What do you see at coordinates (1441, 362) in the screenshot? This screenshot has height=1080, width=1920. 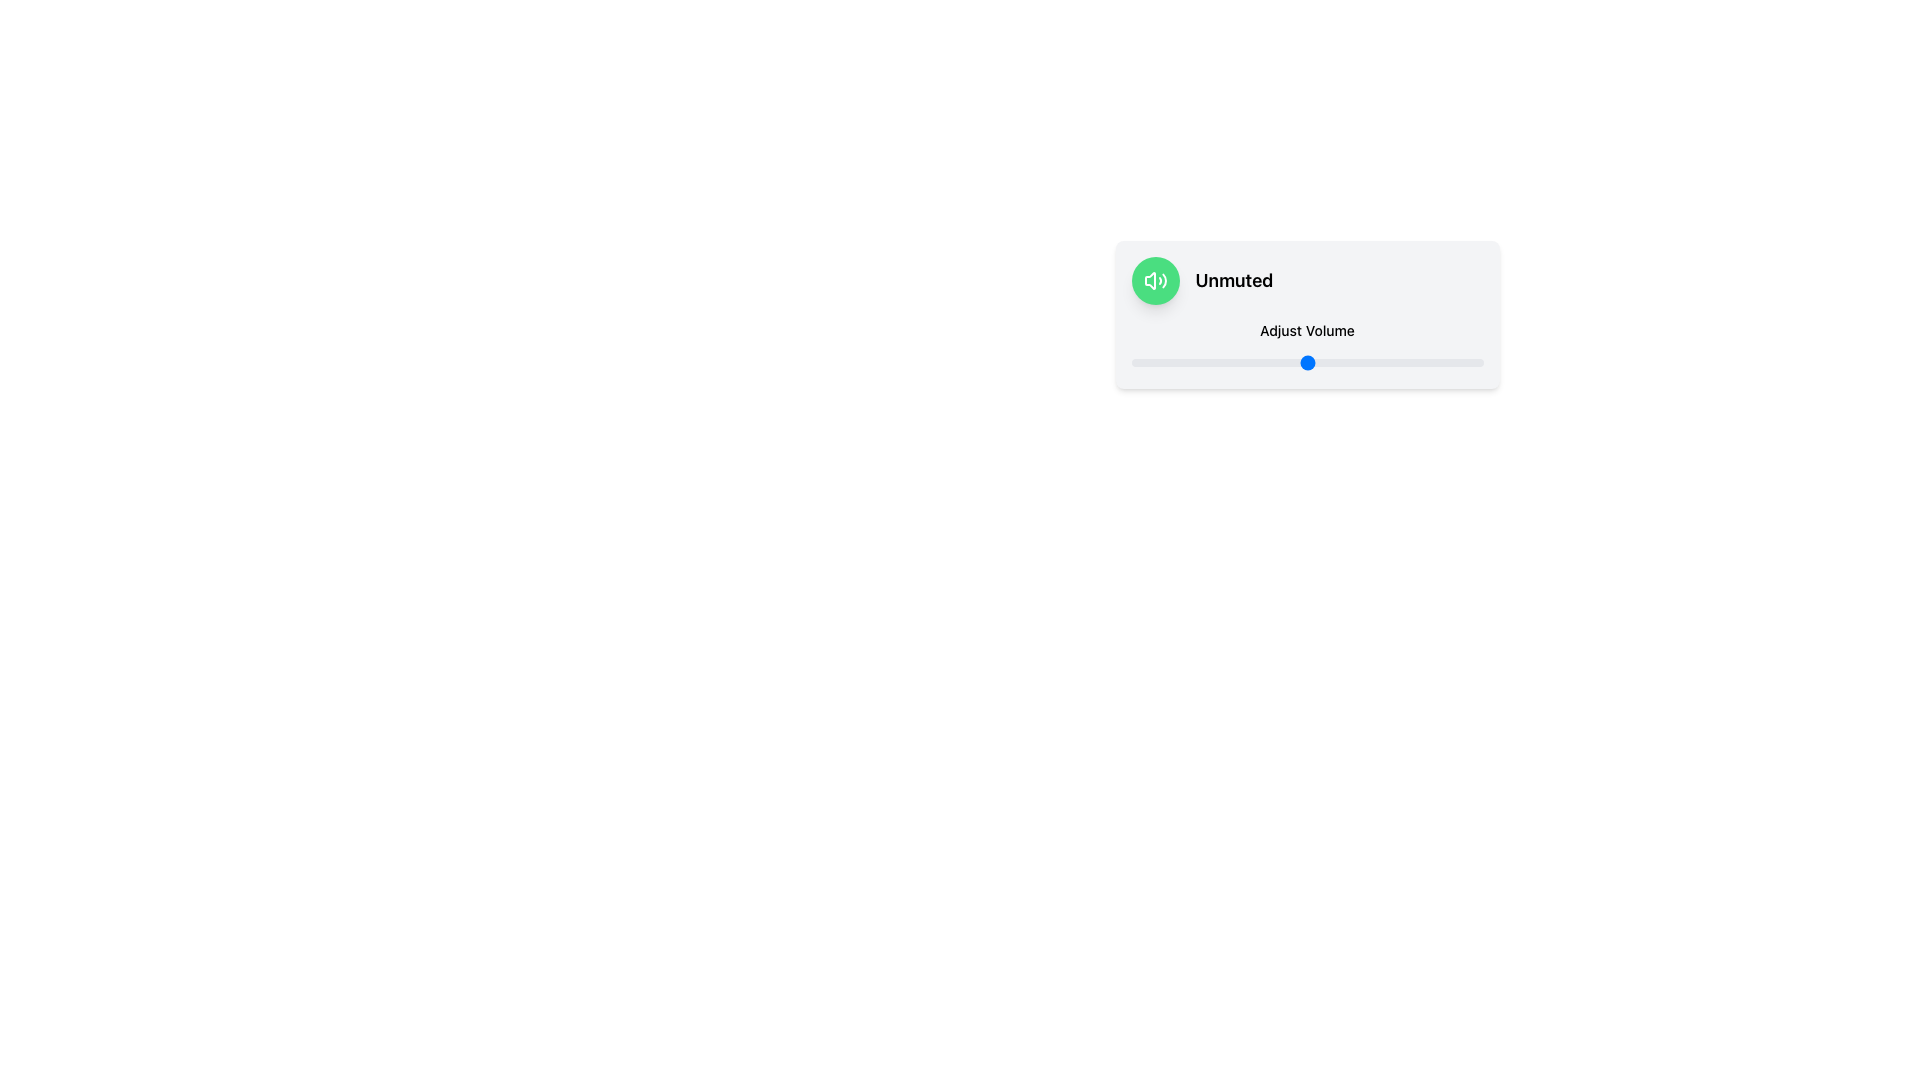 I see `the volume` at bounding box center [1441, 362].